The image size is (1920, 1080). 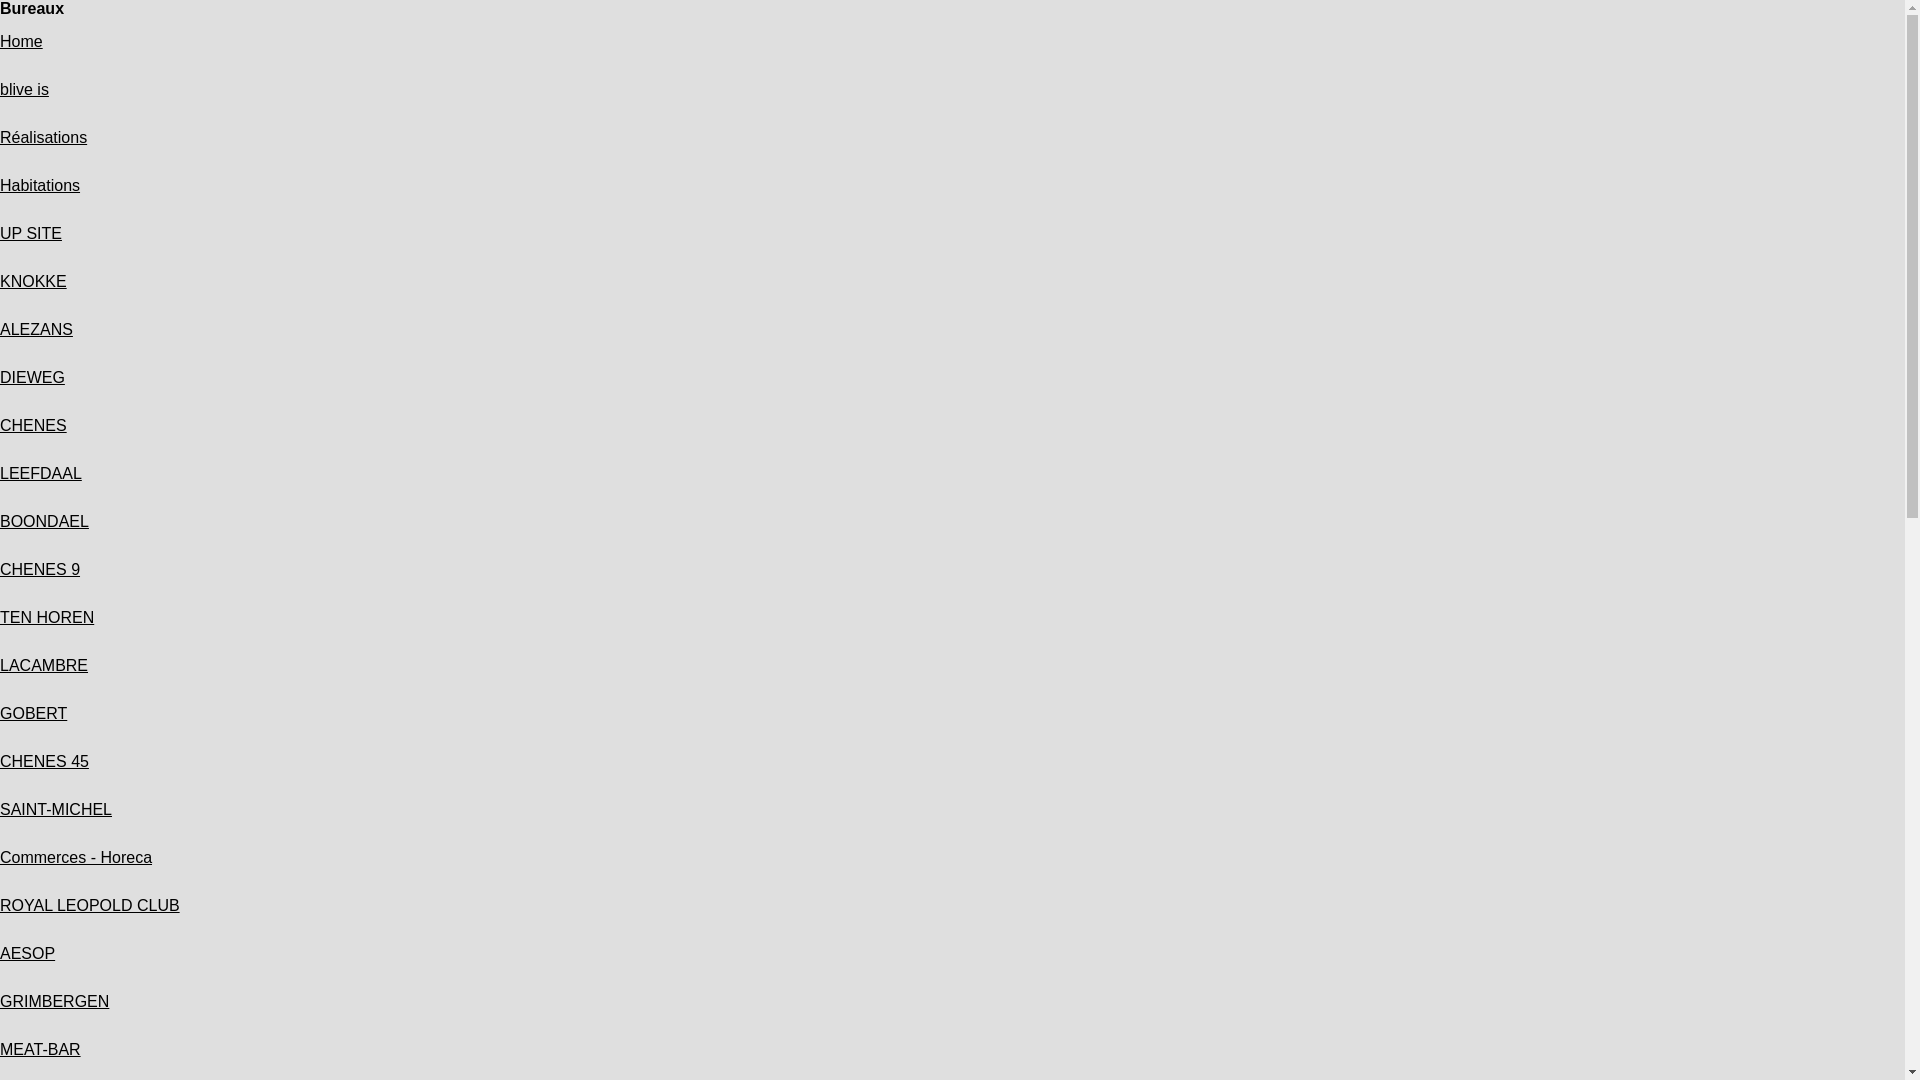 What do you see at coordinates (33, 281) in the screenshot?
I see `'KNOKKE'` at bounding box center [33, 281].